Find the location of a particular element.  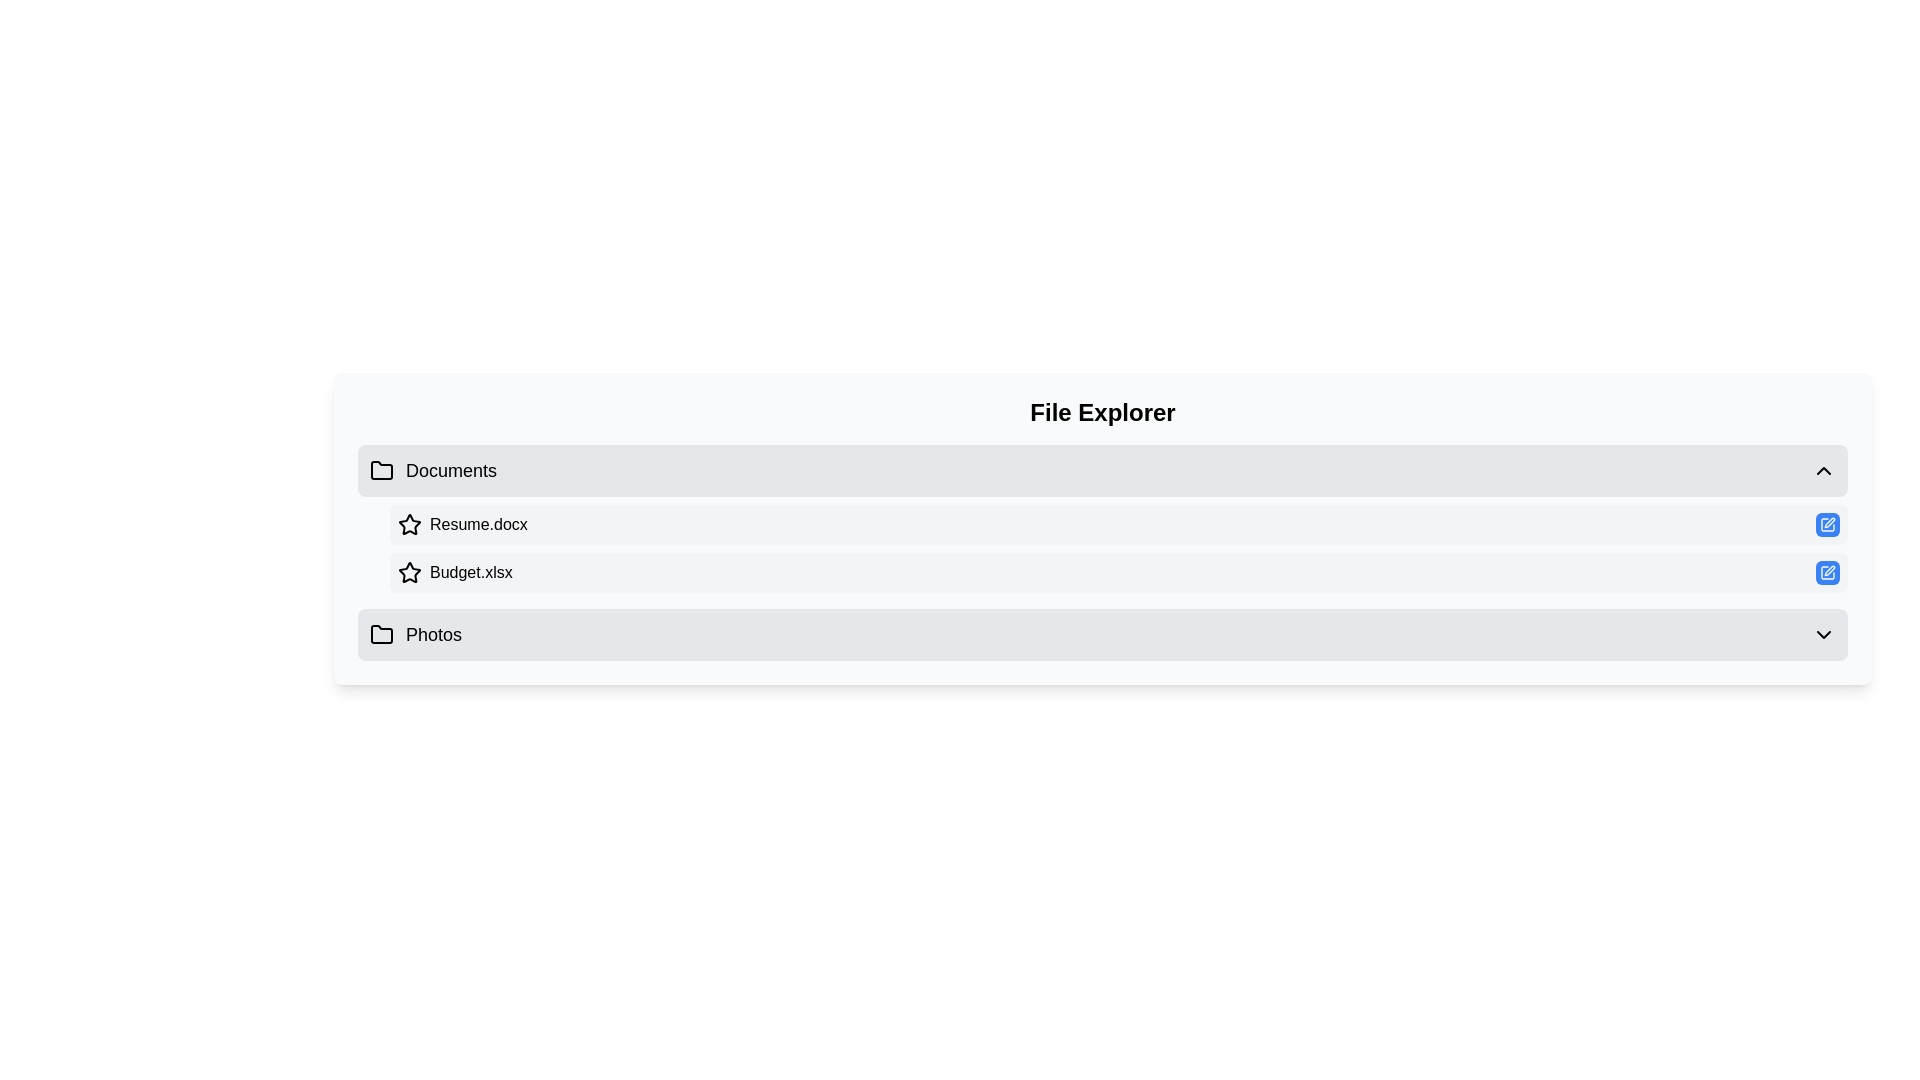

the bright blue rounded rectangular button with a pen and square icon located in the top right corner of the row labeled 'Budget.xlsx' to initiate an action is located at coordinates (1828, 573).